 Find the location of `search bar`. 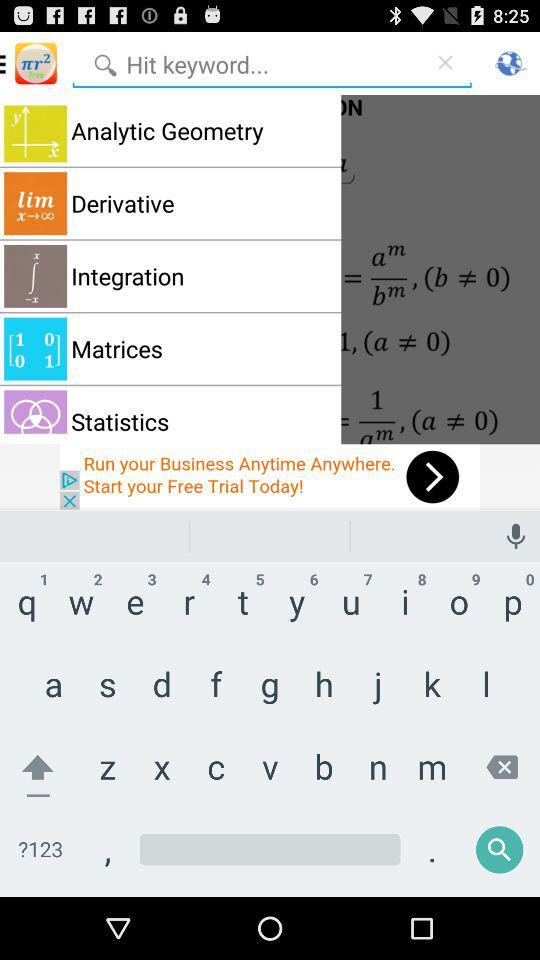

search bar is located at coordinates (247, 61).